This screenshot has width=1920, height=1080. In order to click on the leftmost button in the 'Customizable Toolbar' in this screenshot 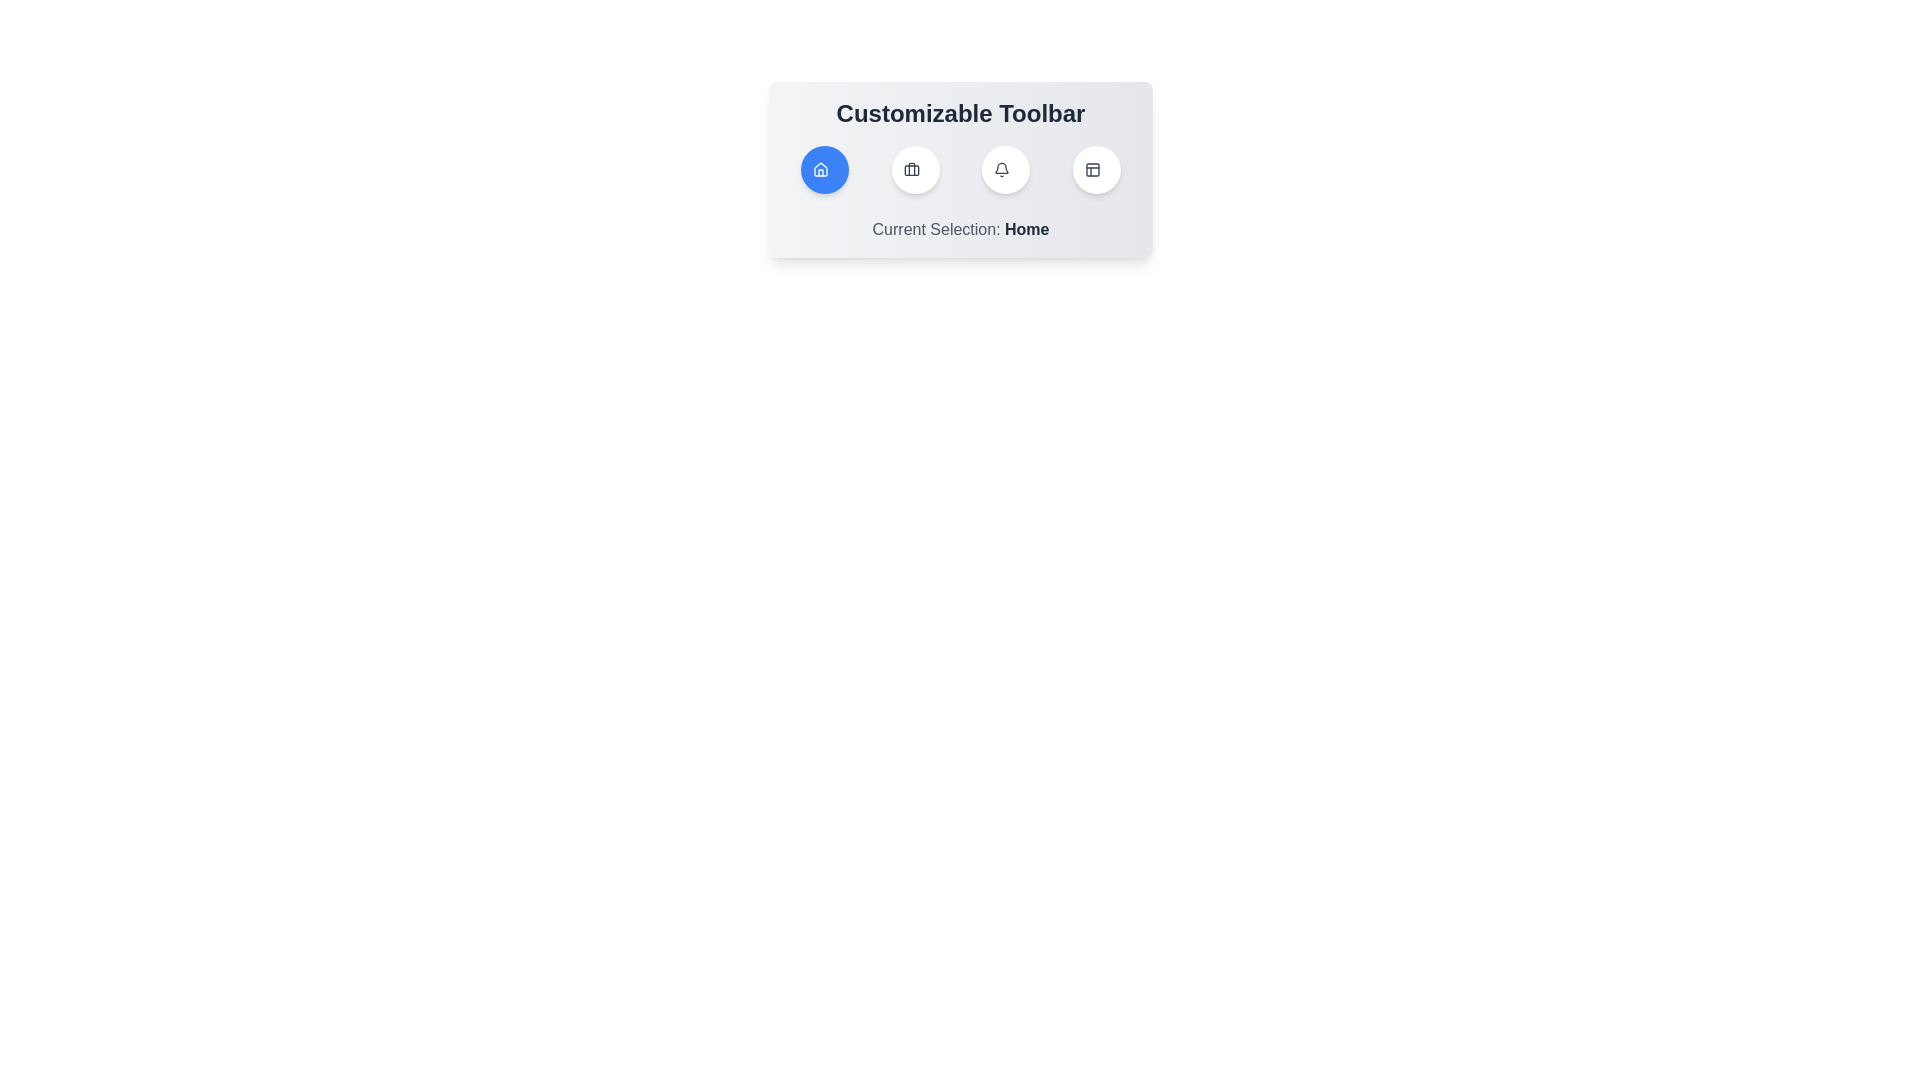, I will do `click(825, 168)`.